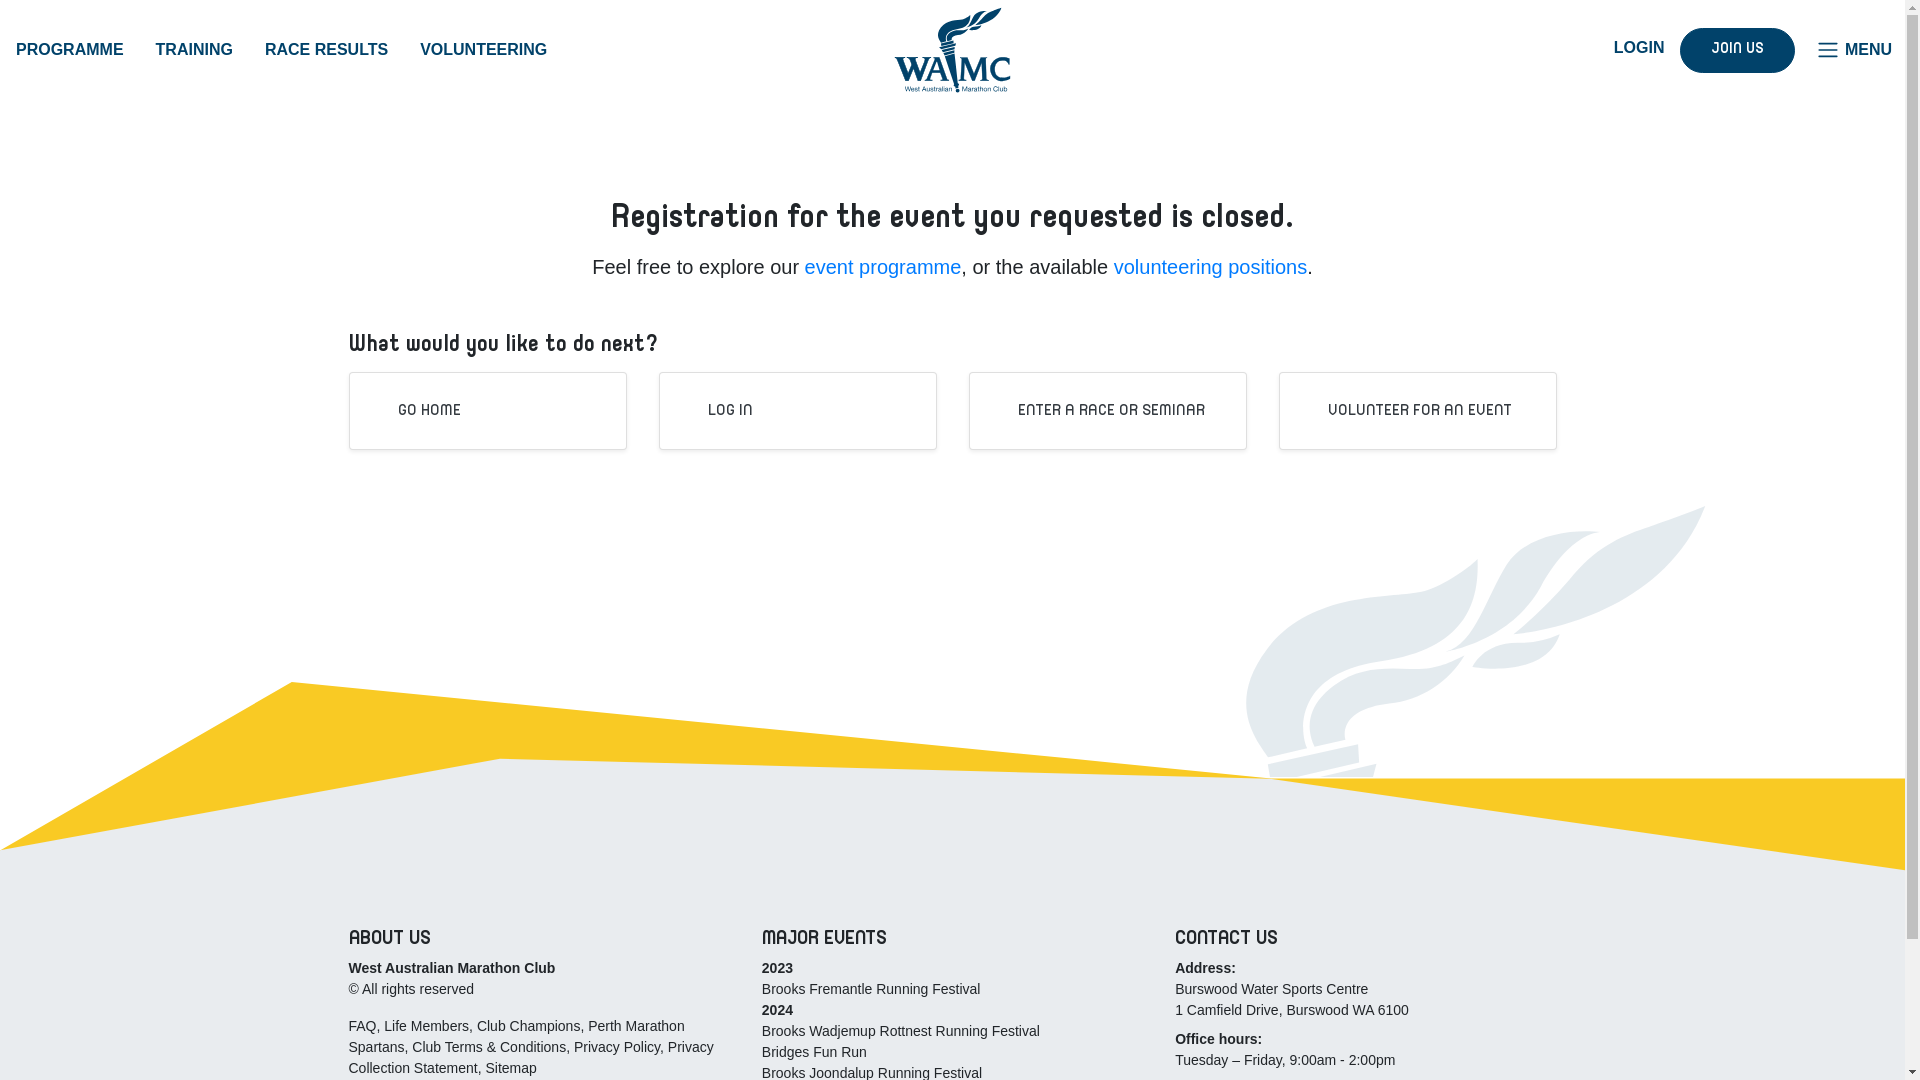 The width and height of the screenshot is (1920, 1080). I want to click on 'ENTER A RACE OR SEMINAR', so click(1096, 410).